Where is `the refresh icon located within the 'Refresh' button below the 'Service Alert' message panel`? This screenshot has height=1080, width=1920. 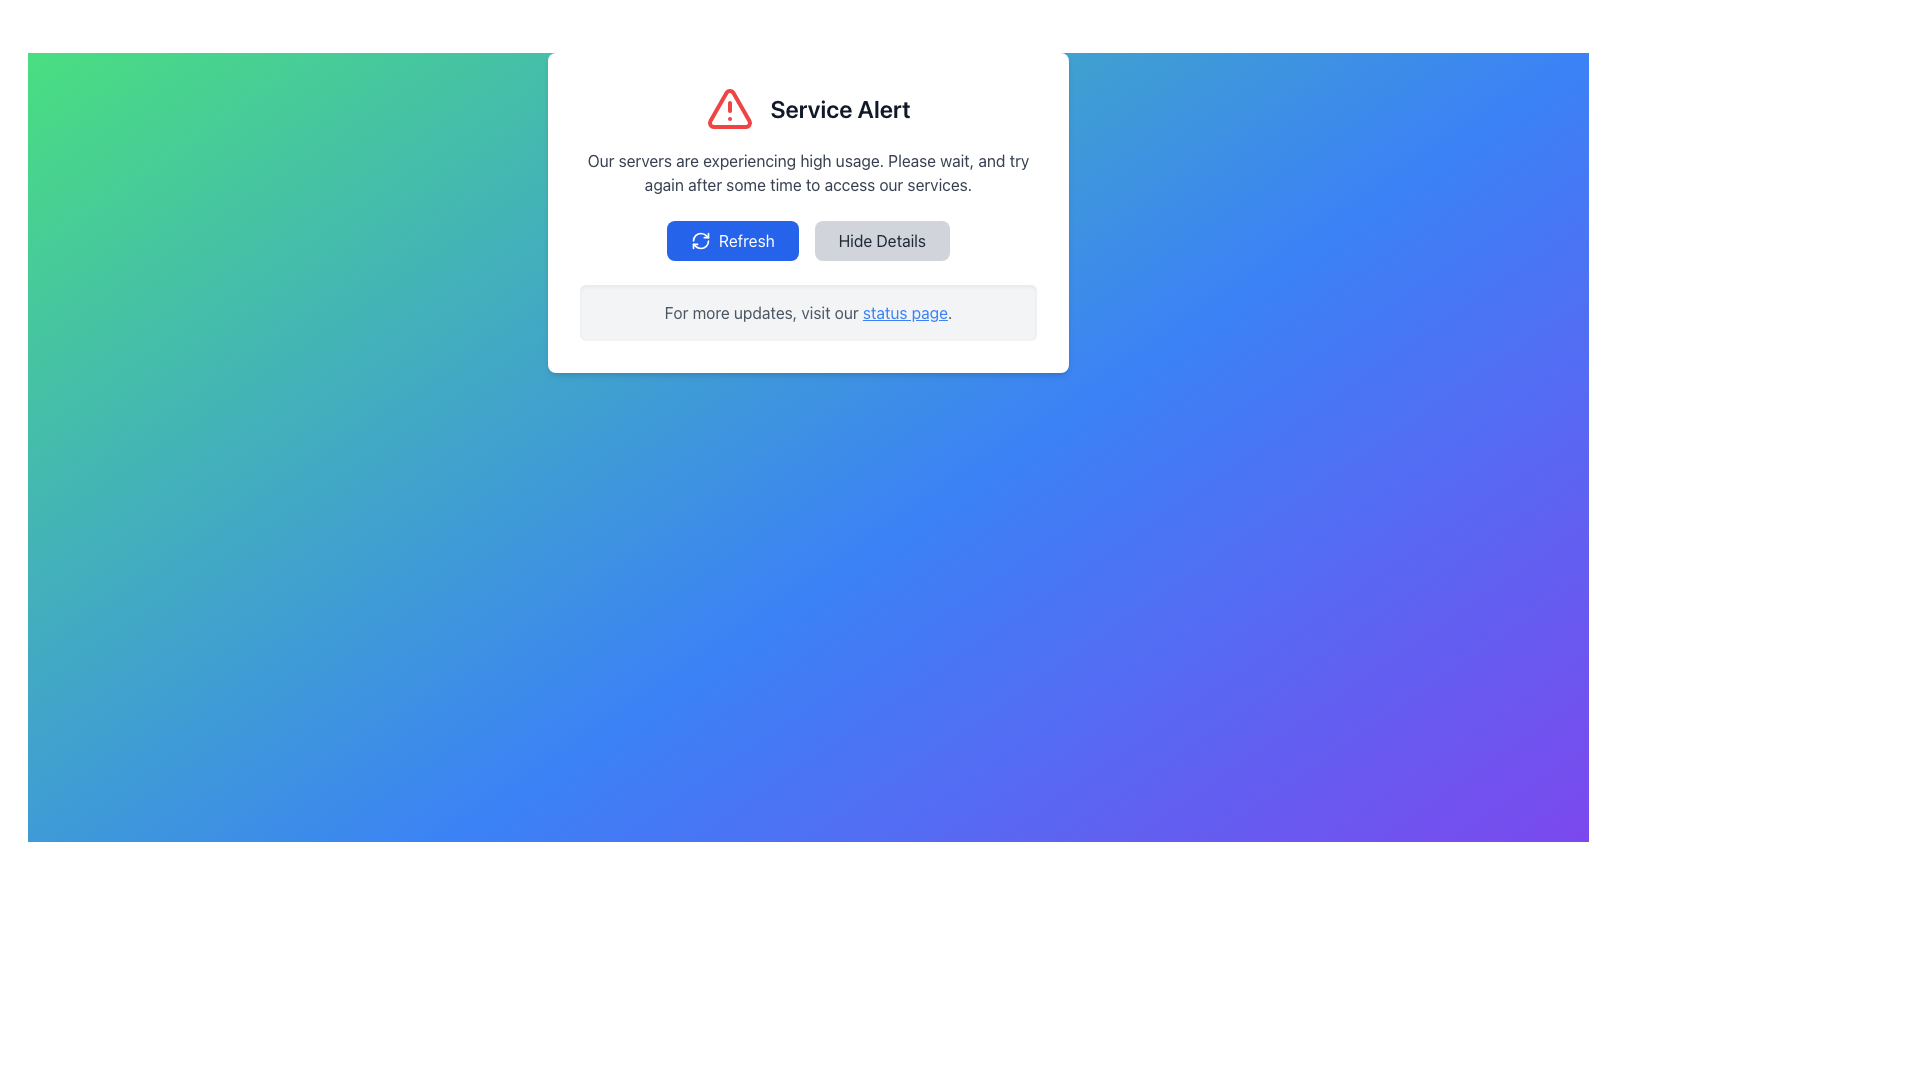 the refresh icon located within the 'Refresh' button below the 'Service Alert' message panel is located at coordinates (700, 239).